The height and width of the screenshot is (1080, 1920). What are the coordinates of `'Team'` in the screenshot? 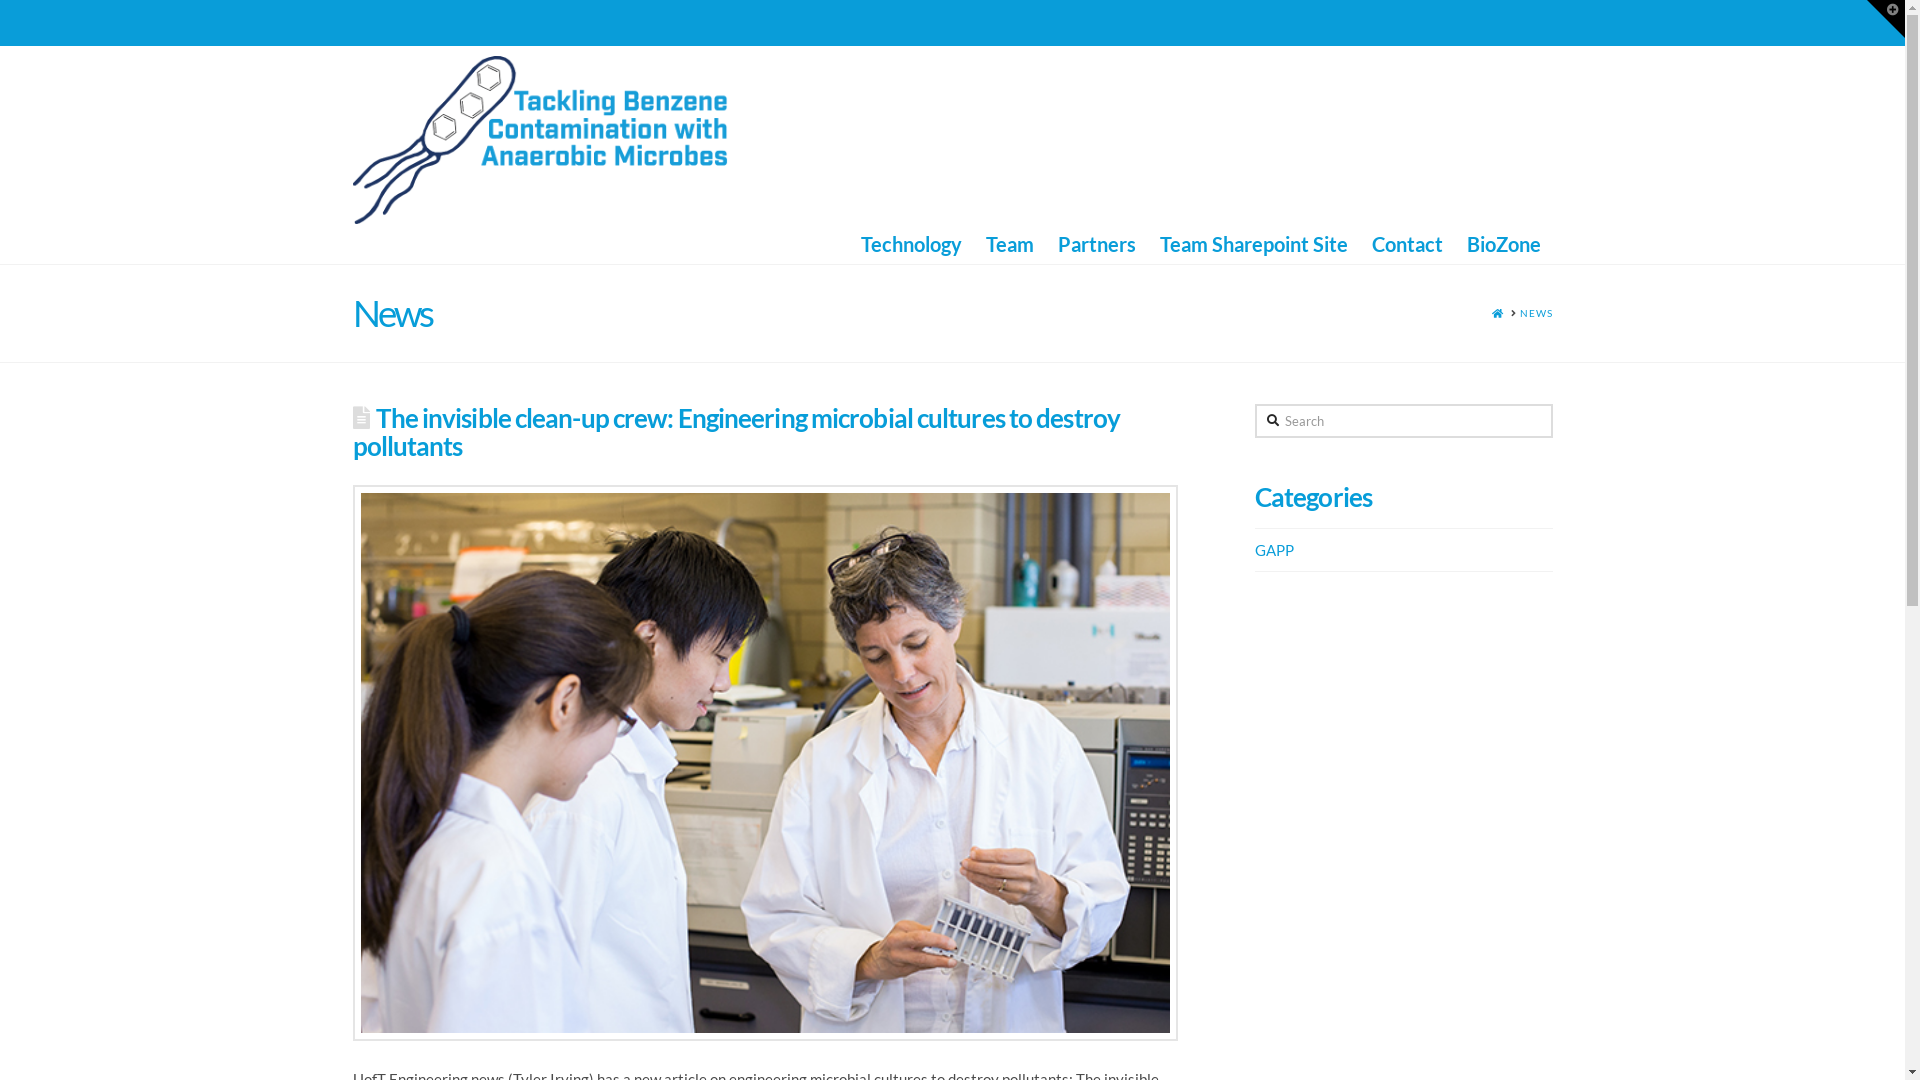 It's located at (1009, 242).